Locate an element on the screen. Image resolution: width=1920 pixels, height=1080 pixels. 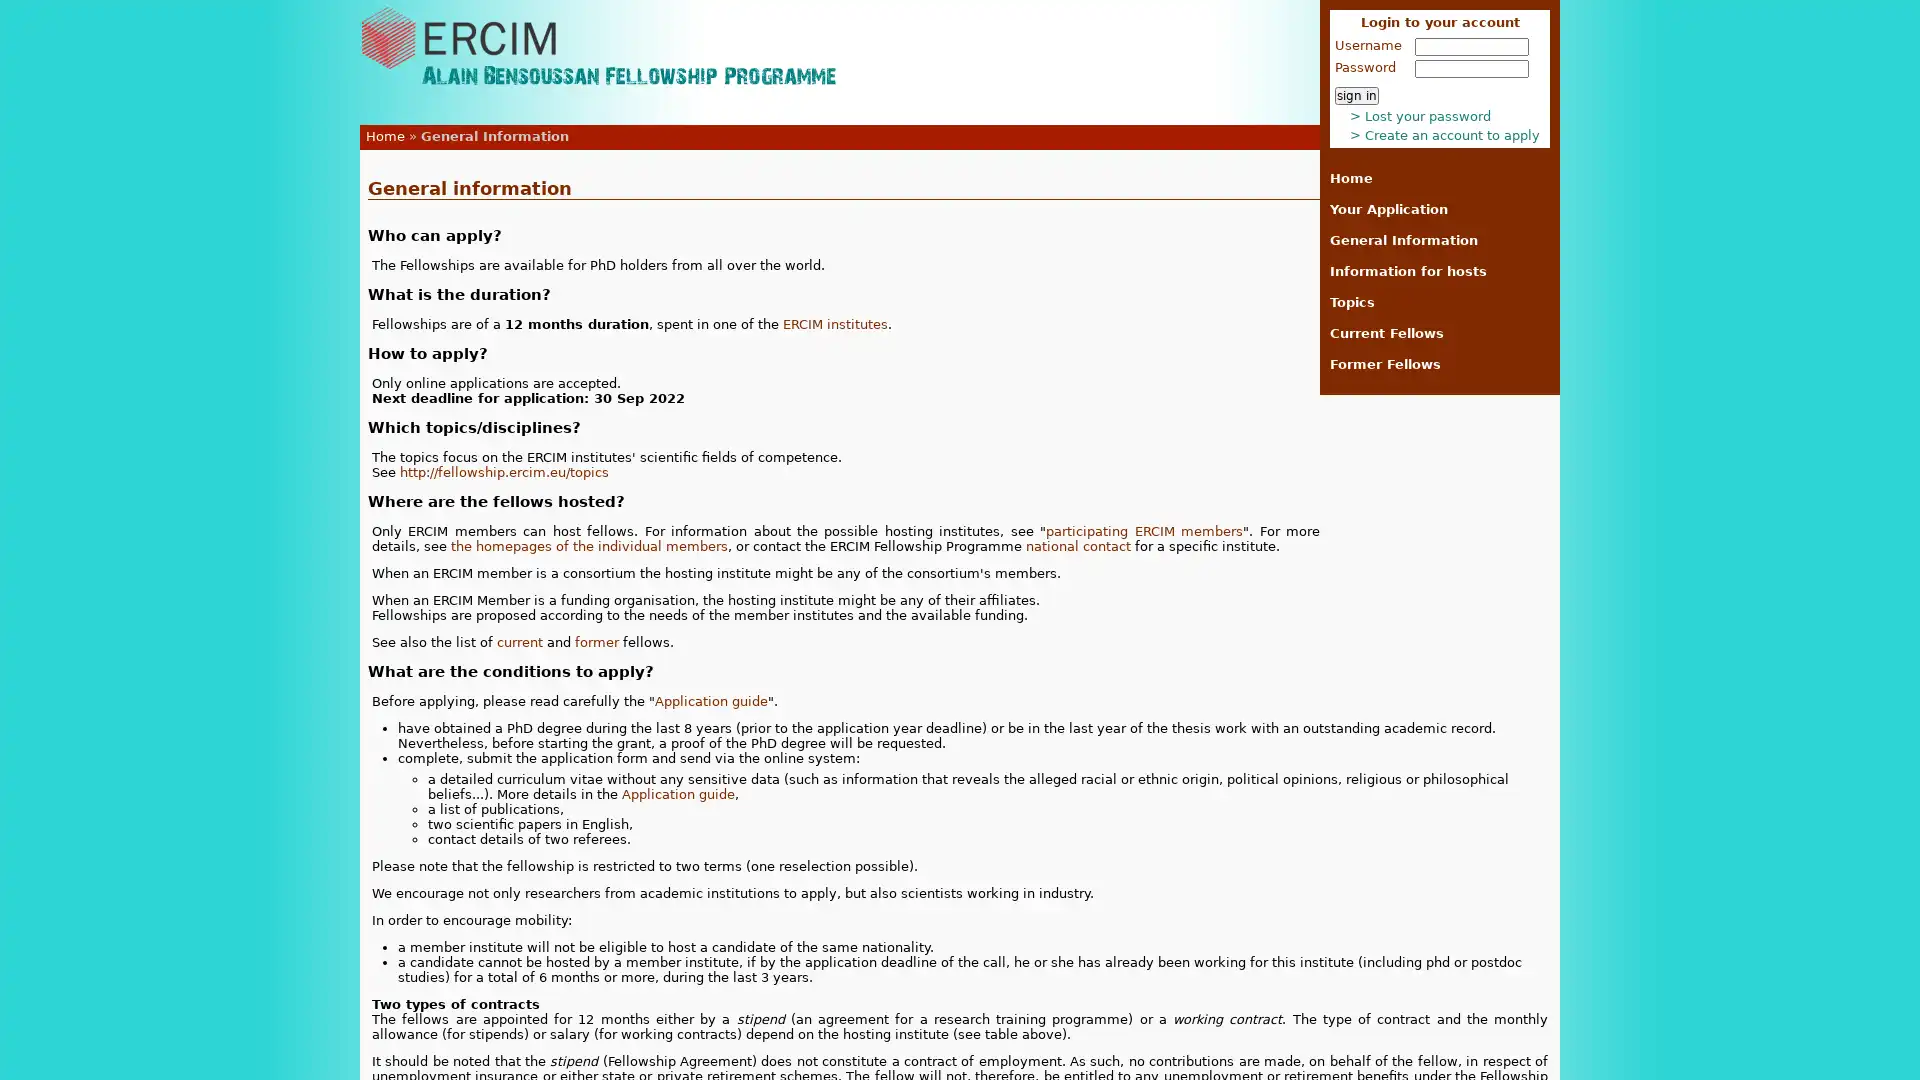
sign in is located at coordinates (1357, 96).